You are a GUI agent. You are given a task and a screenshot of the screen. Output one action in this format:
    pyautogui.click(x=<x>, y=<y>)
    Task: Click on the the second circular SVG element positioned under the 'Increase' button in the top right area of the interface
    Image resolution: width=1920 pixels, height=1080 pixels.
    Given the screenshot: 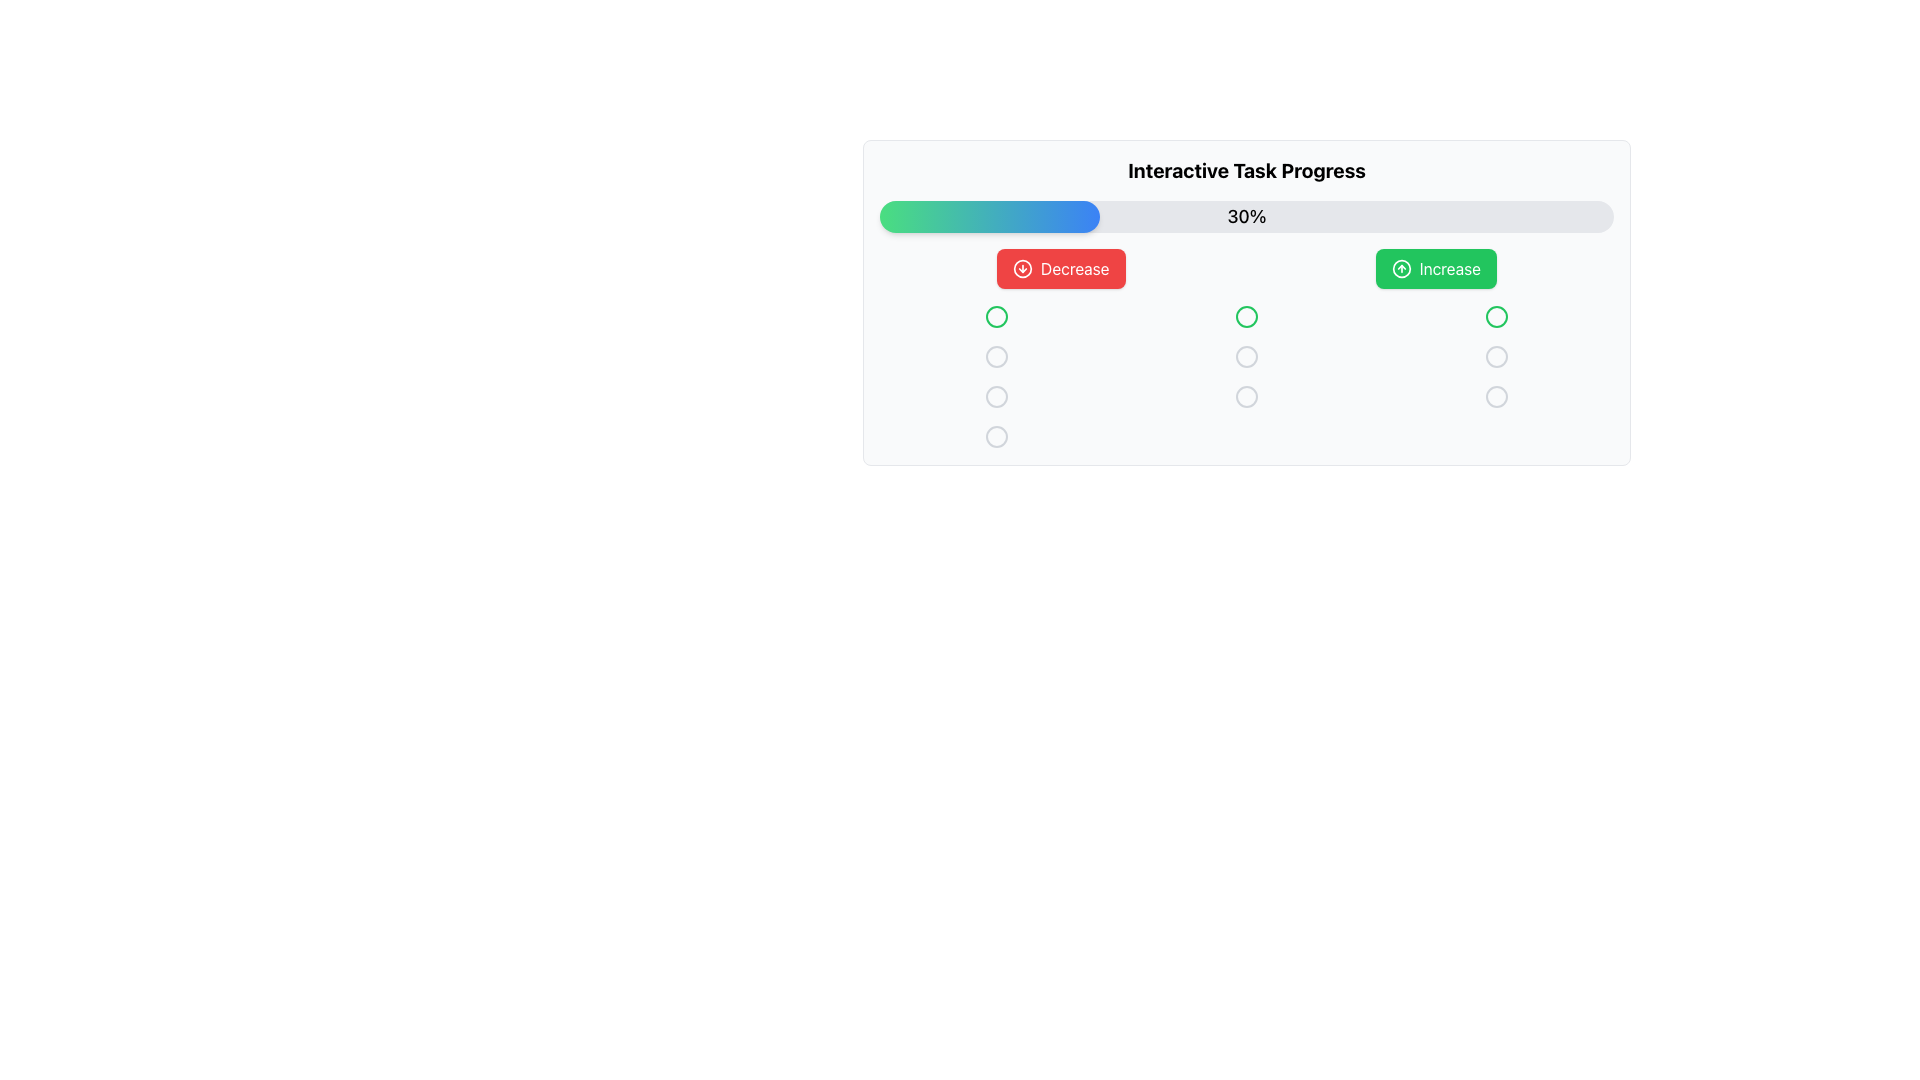 What is the action you would take?
    pyautogui.click(x=1497, y=356)
    